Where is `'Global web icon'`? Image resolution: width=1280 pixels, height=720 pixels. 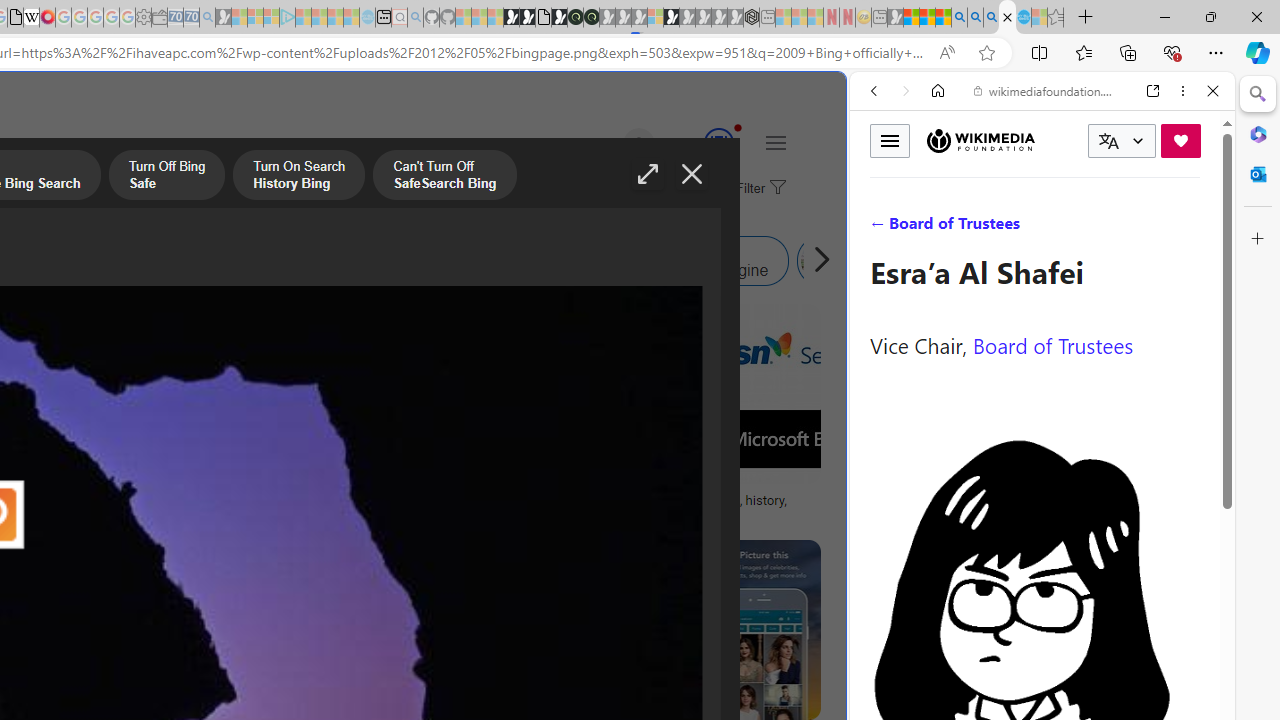
'Global web icon' is located at coordinates (887, 669).